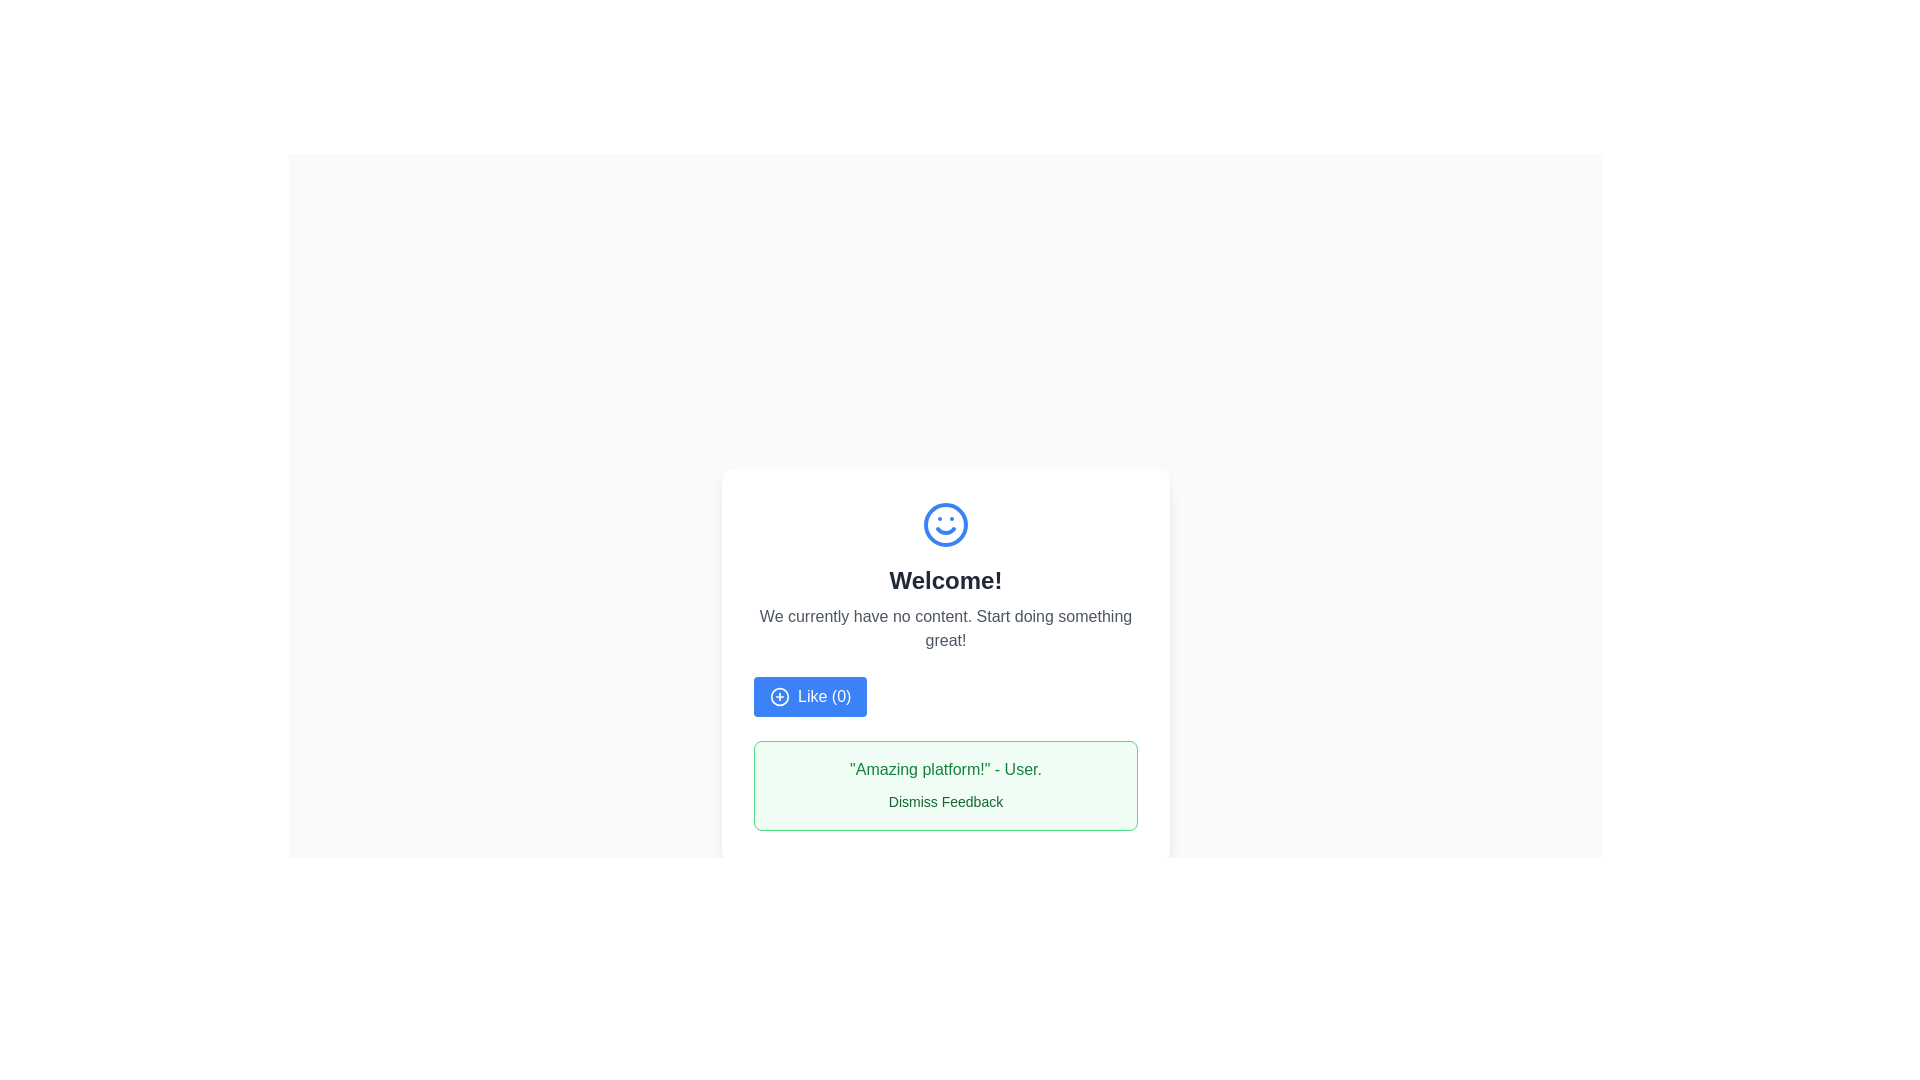 Image resolution: width=1920 pixels, height=1080 pixels. What do you see at coordinates (778, 696) in the screenshot?
I see `the 'Like' icon located within the 'Like (0)' button, which is positioned under the 'Welcome!' heading and above the feedback section` at bounding box center [778, 696].